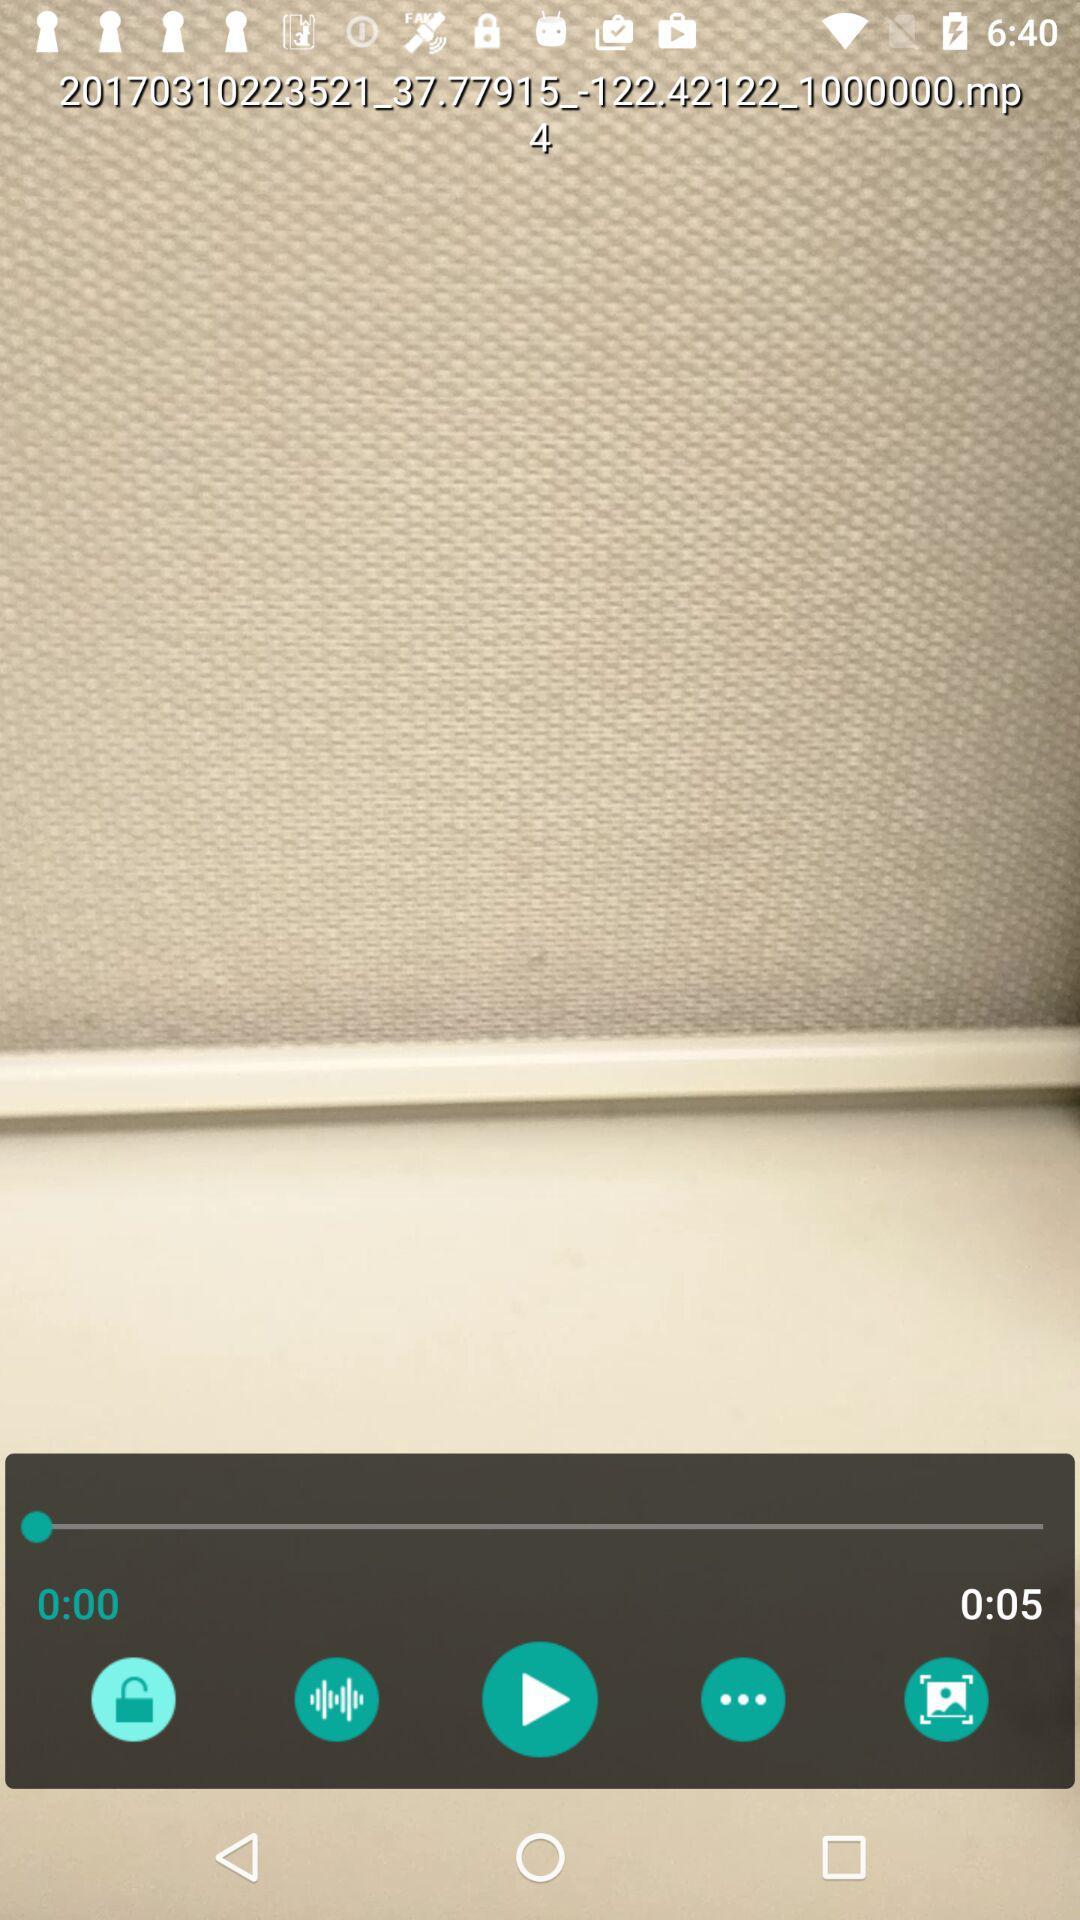  I want to click on unlock, so click(133, 1698).